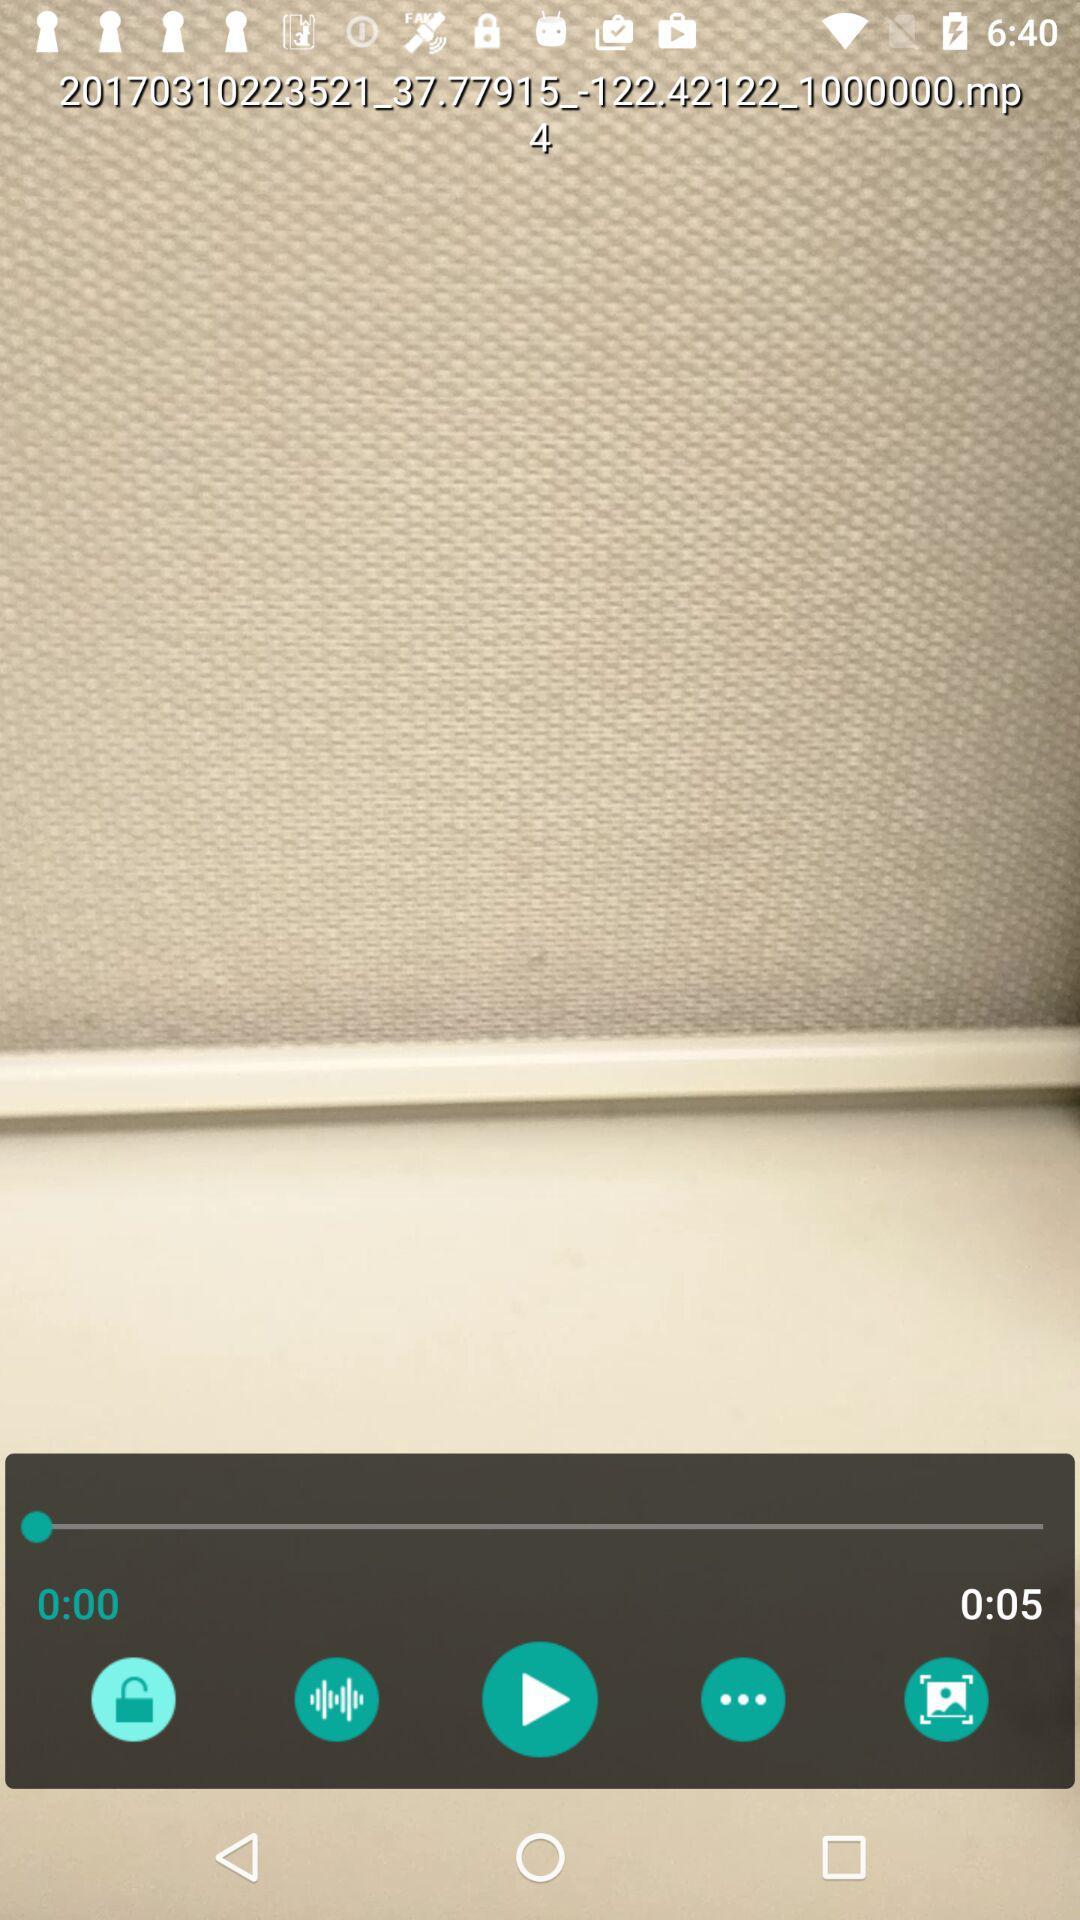  I want to click on unlock, so click(133, 1698).